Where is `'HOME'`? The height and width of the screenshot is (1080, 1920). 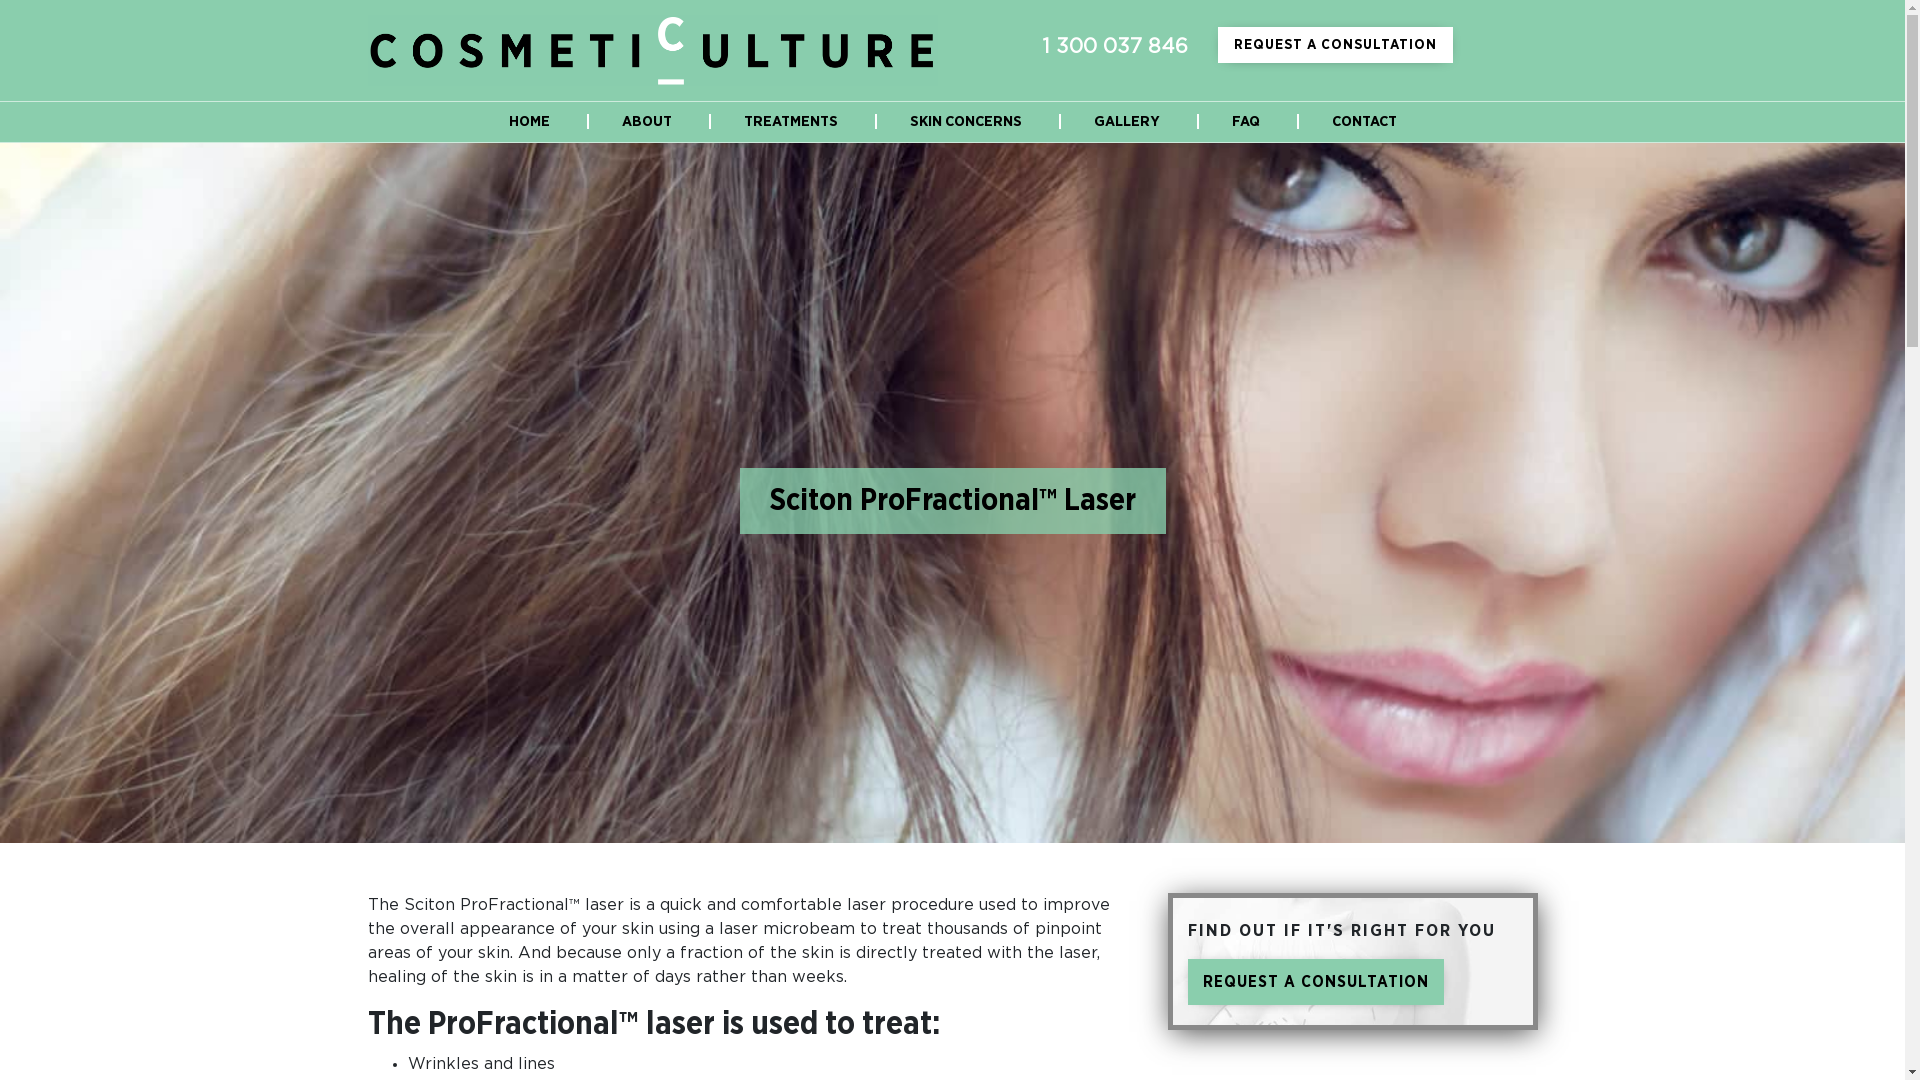 'HOME' is located at coordinates (528, 122).